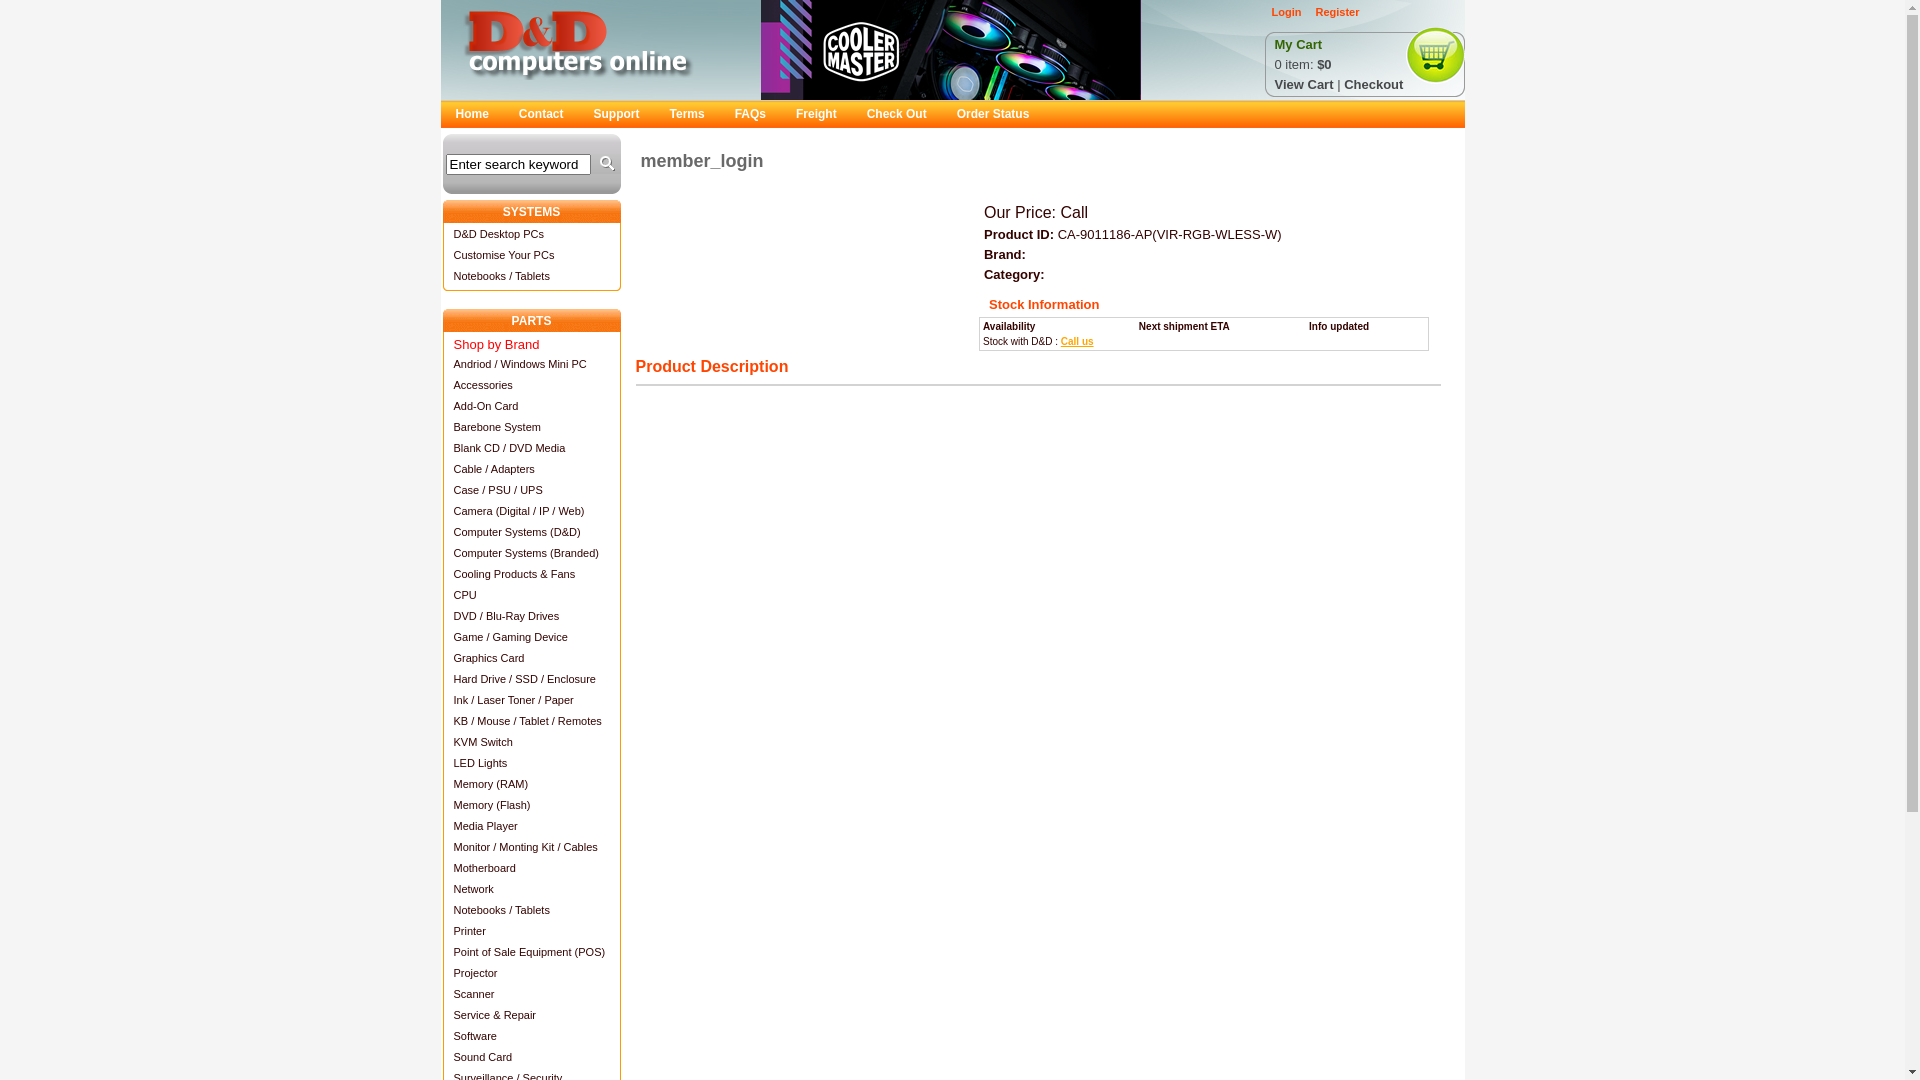 The height and width of the screenshot is (1080, 1920). I want to click on 'Andriod / Windows Mini PC', so click(440, 363).